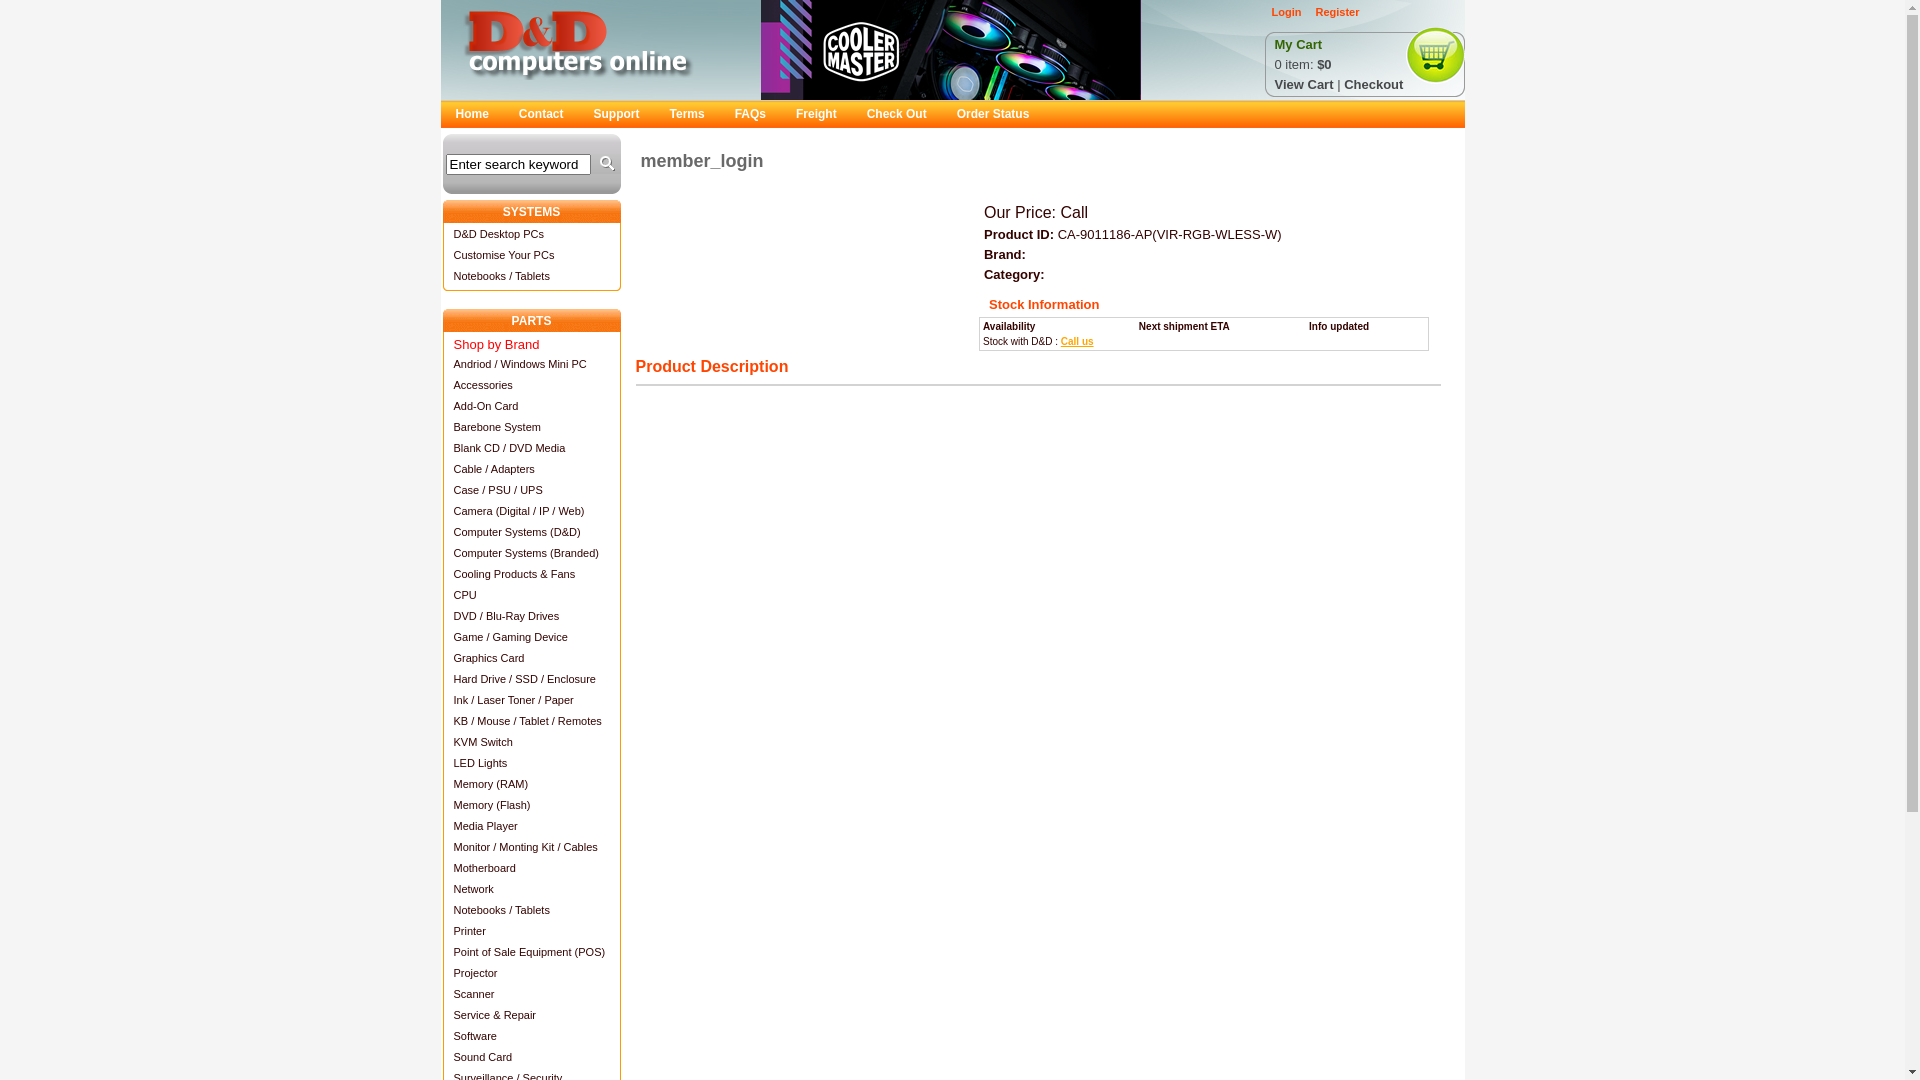 The height and width of the screenshot is (1080, 1920). I want to click on 'Andriod / Windows Mini PC', so click(440, 363).